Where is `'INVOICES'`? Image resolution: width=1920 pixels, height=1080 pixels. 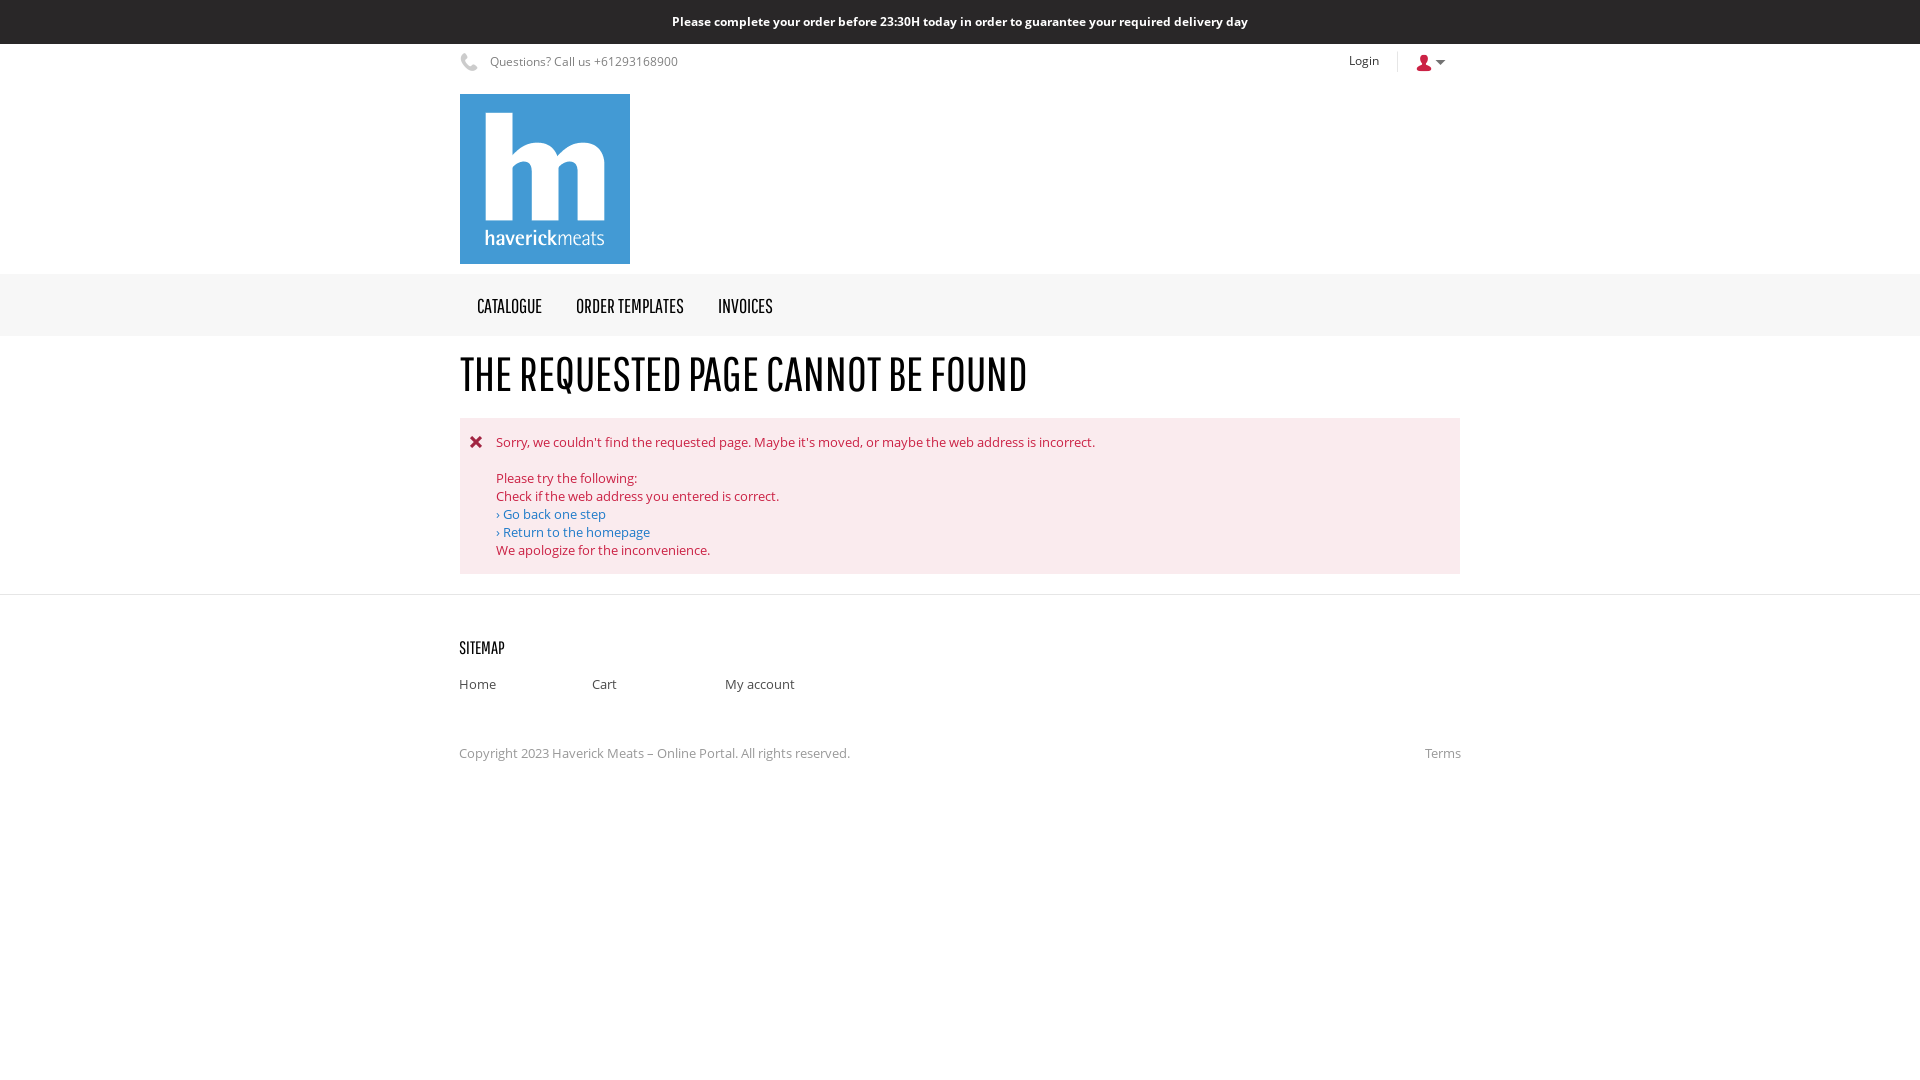 'INVOICES' is located at coordinates (744, 304).